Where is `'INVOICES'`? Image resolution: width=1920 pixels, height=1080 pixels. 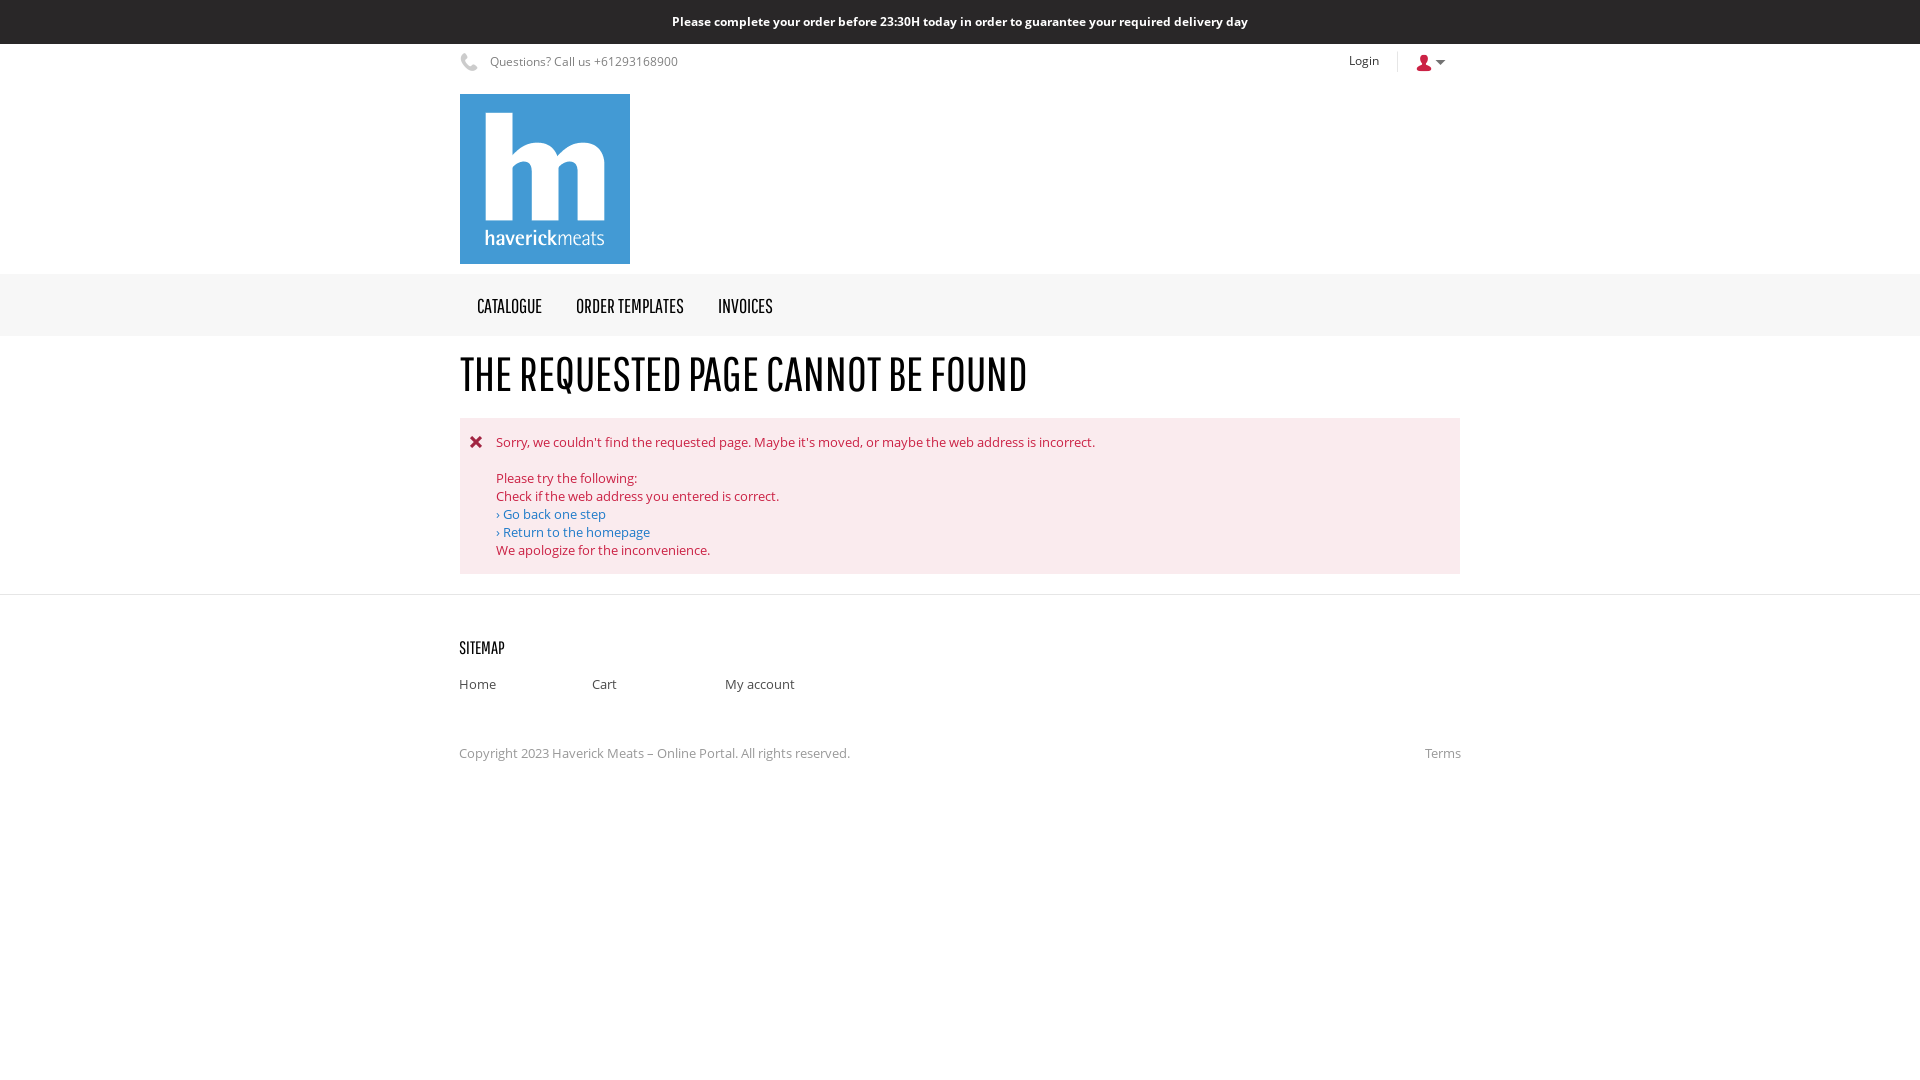 'INVOICES' is located at coordinates (744, 304).